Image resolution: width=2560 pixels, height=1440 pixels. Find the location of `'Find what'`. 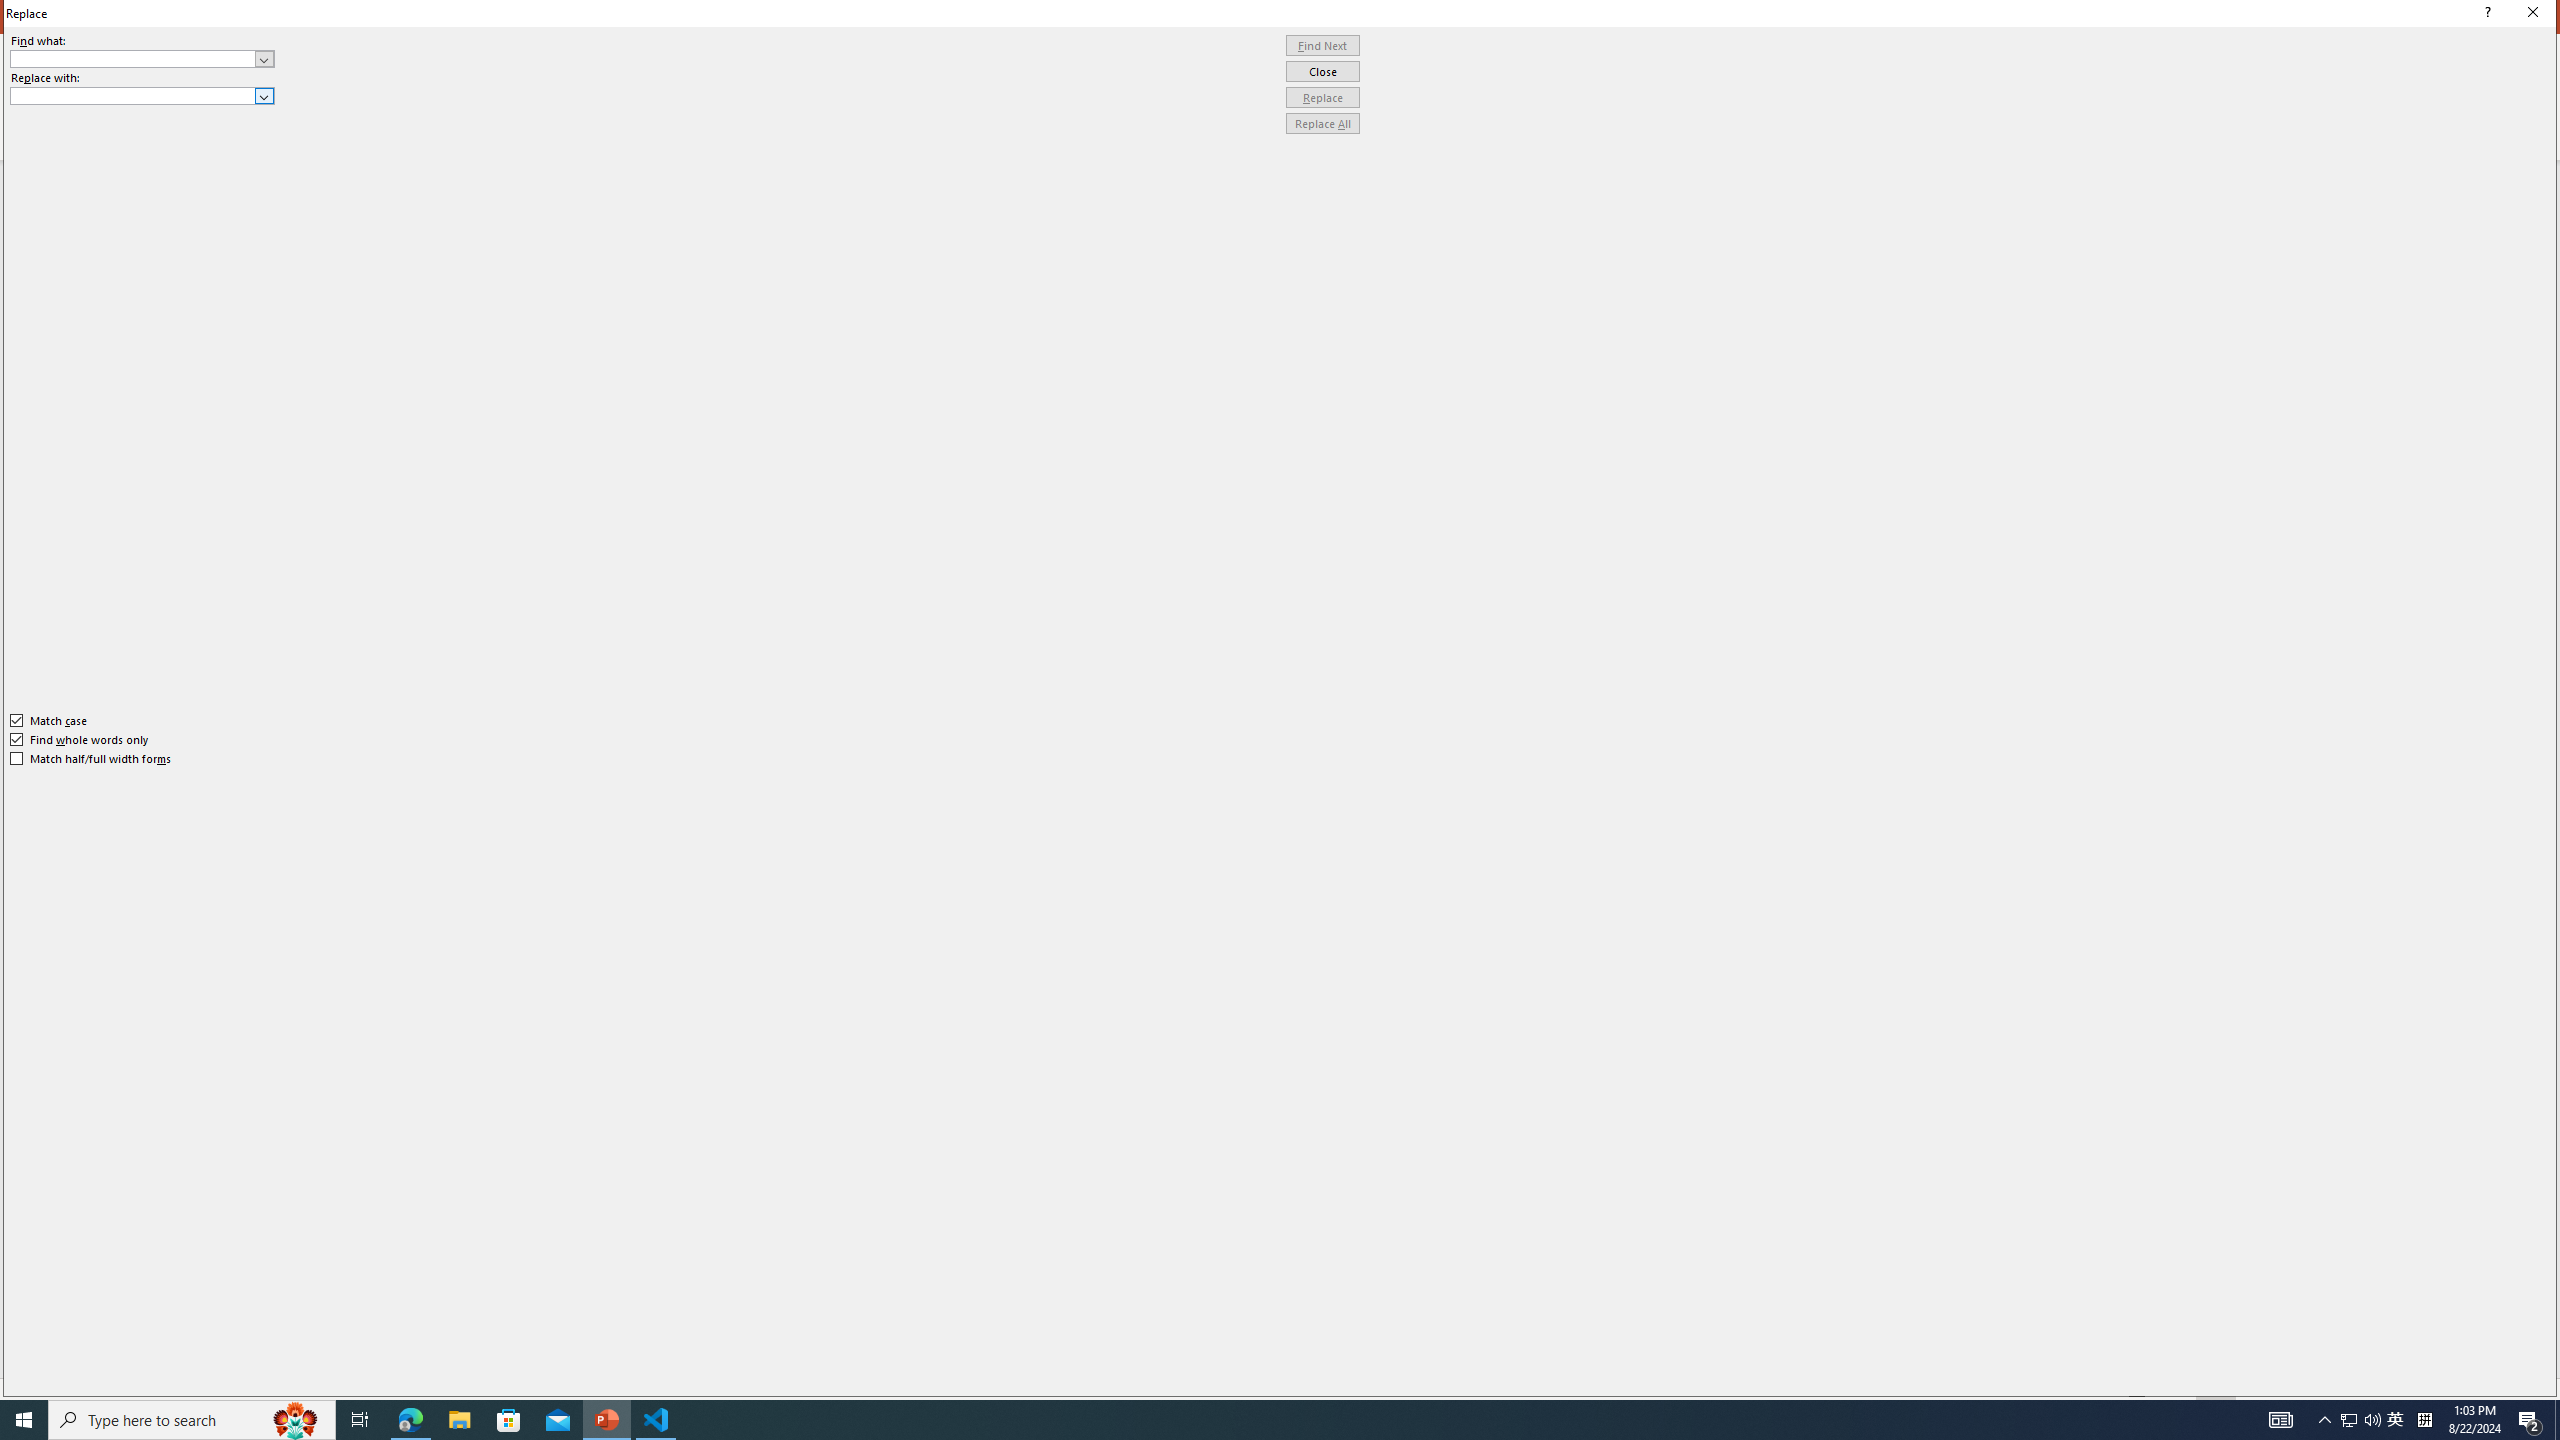

'Find what' is located at coordinates (133, 58).